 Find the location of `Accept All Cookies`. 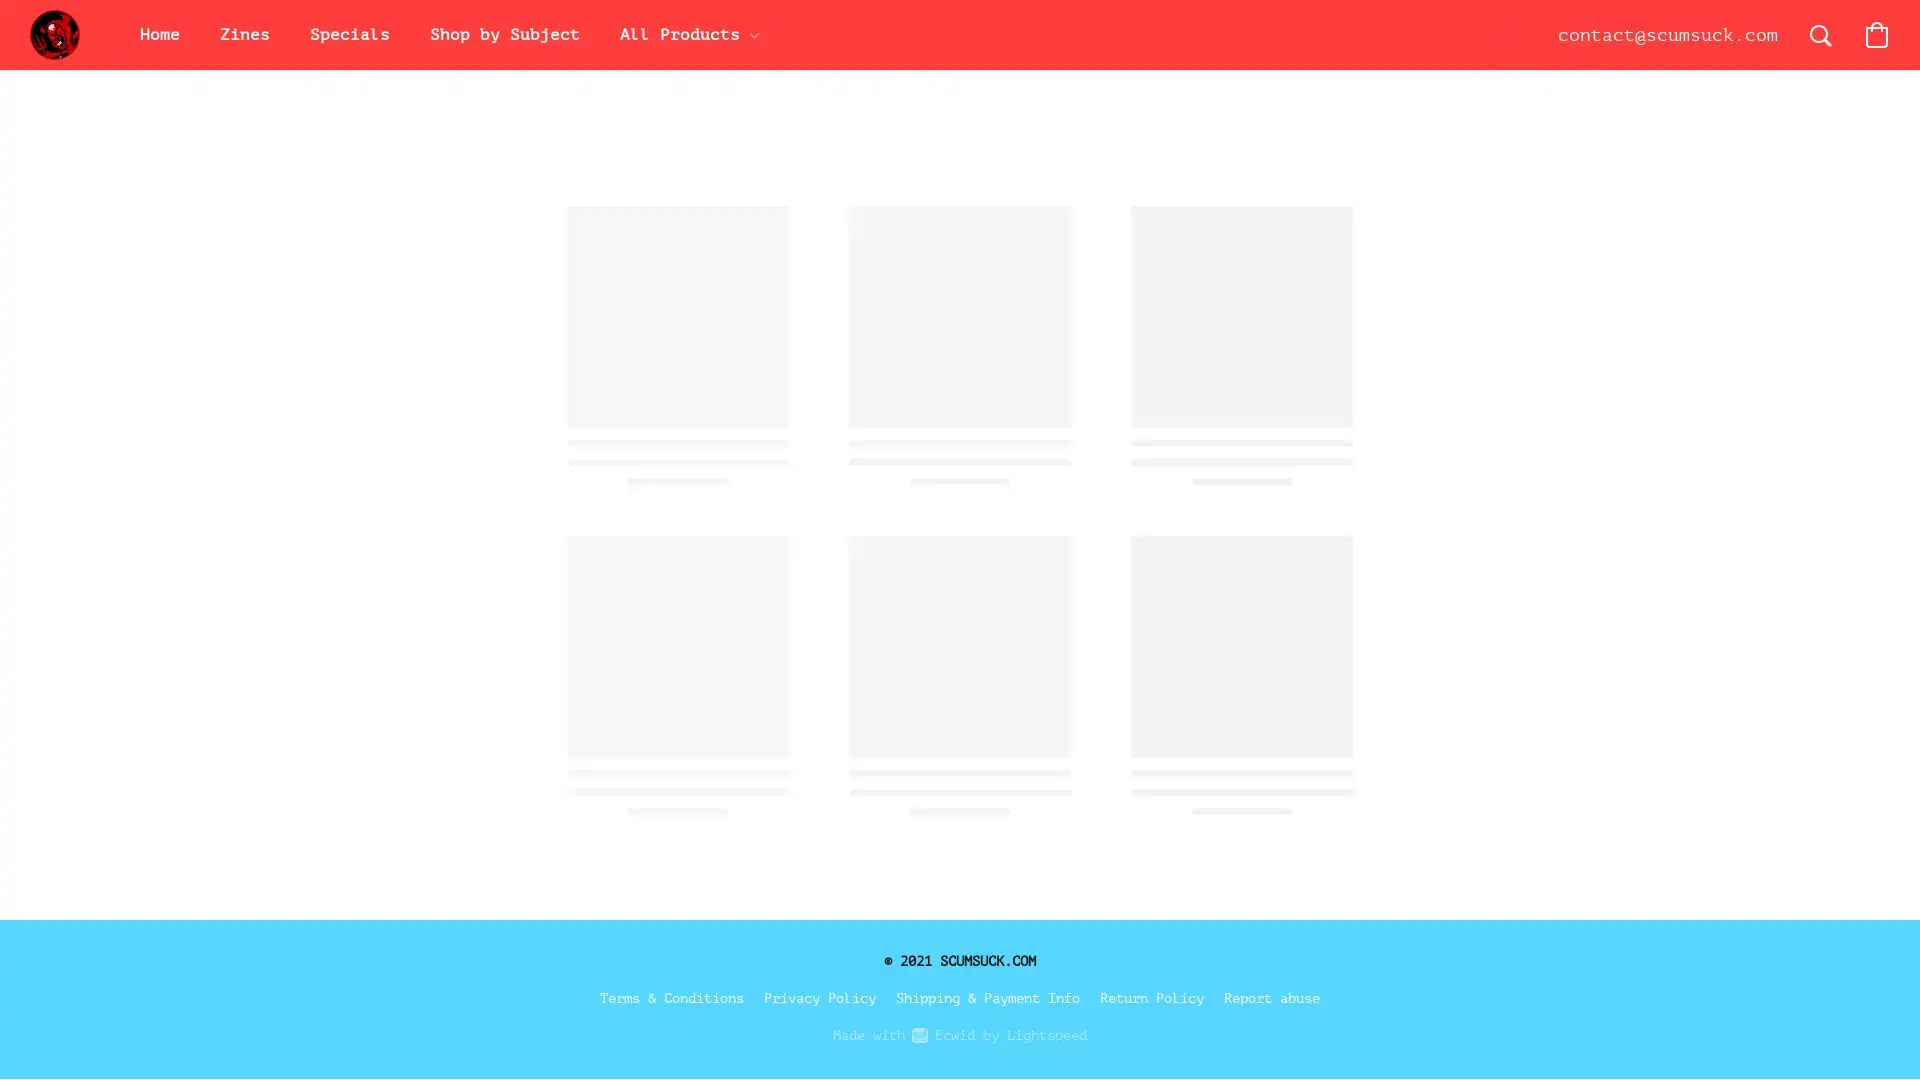

Accept All Cookies is located at coordinates (1637, 663).